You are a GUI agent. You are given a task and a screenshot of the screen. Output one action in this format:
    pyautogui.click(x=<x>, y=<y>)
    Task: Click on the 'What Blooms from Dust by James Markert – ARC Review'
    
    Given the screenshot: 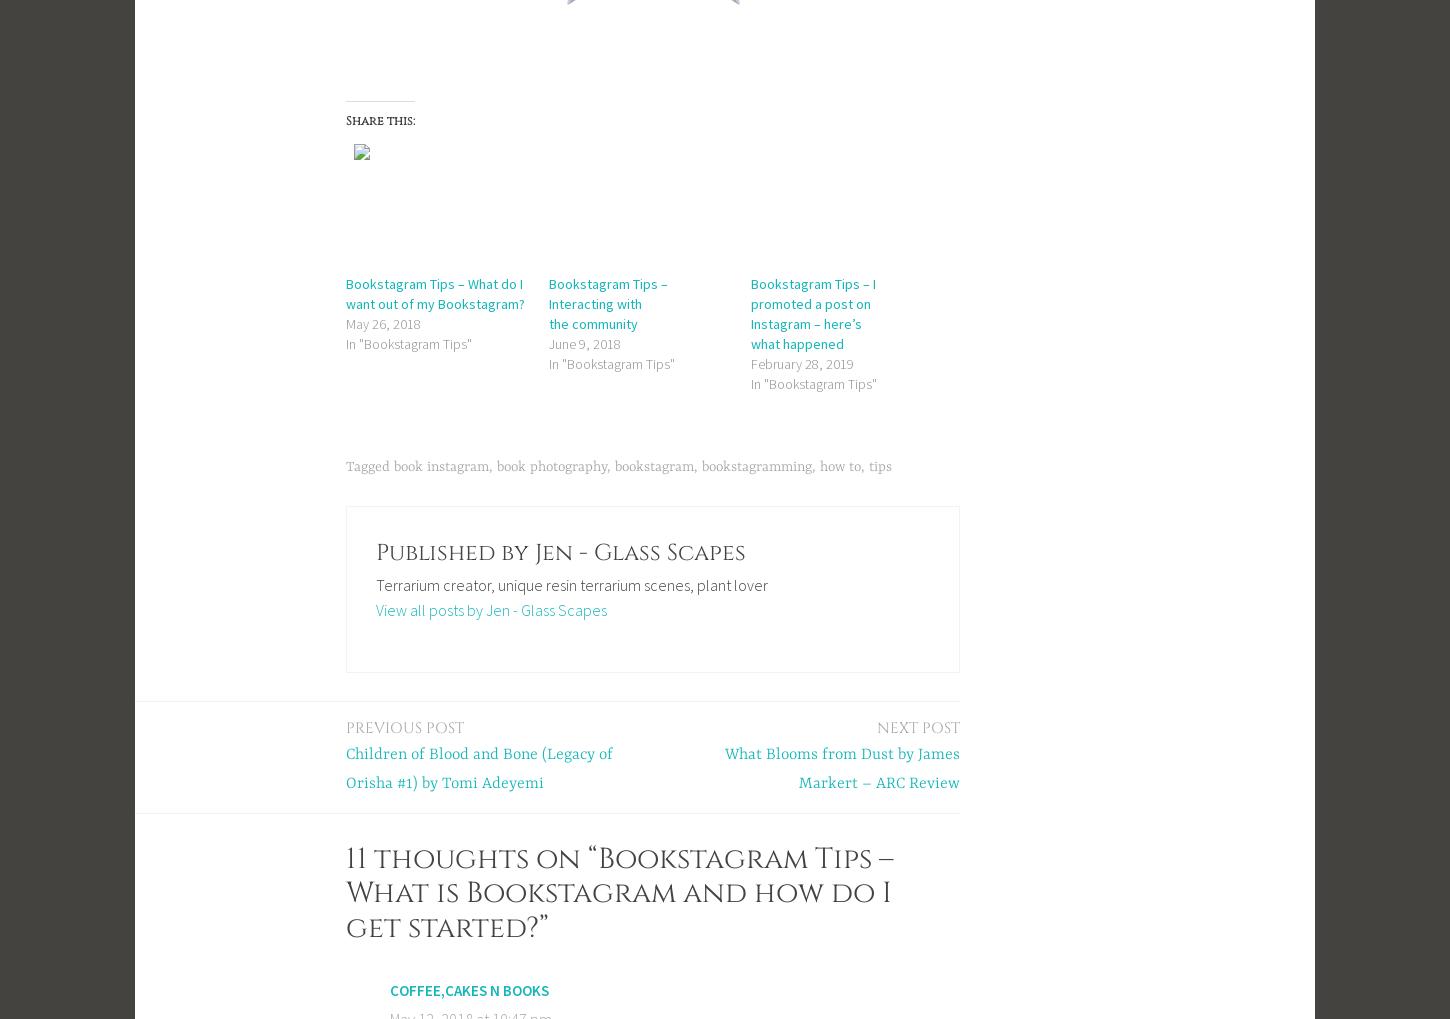 What is the action you would take?
    pyautogui.click(x=725, y=767)
    